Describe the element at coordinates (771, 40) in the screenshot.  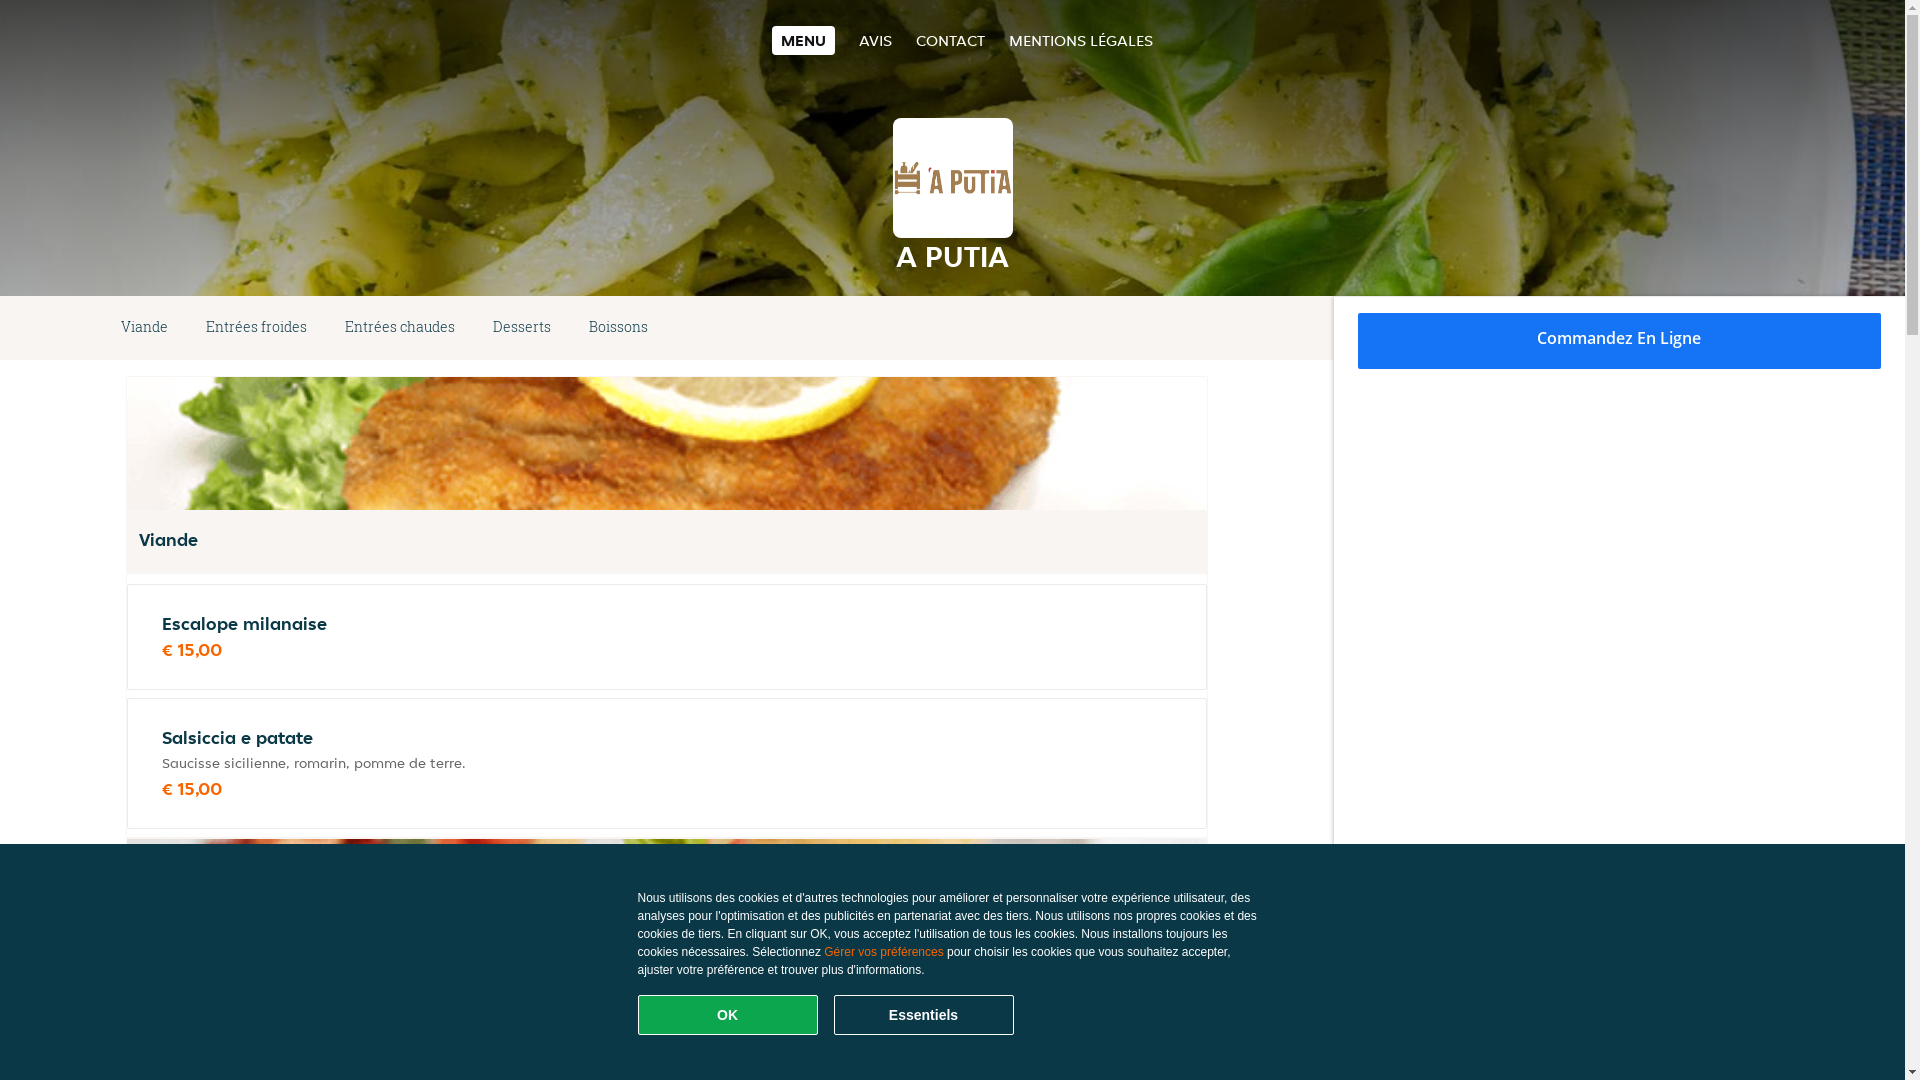
I see `'MENU'` at that location.